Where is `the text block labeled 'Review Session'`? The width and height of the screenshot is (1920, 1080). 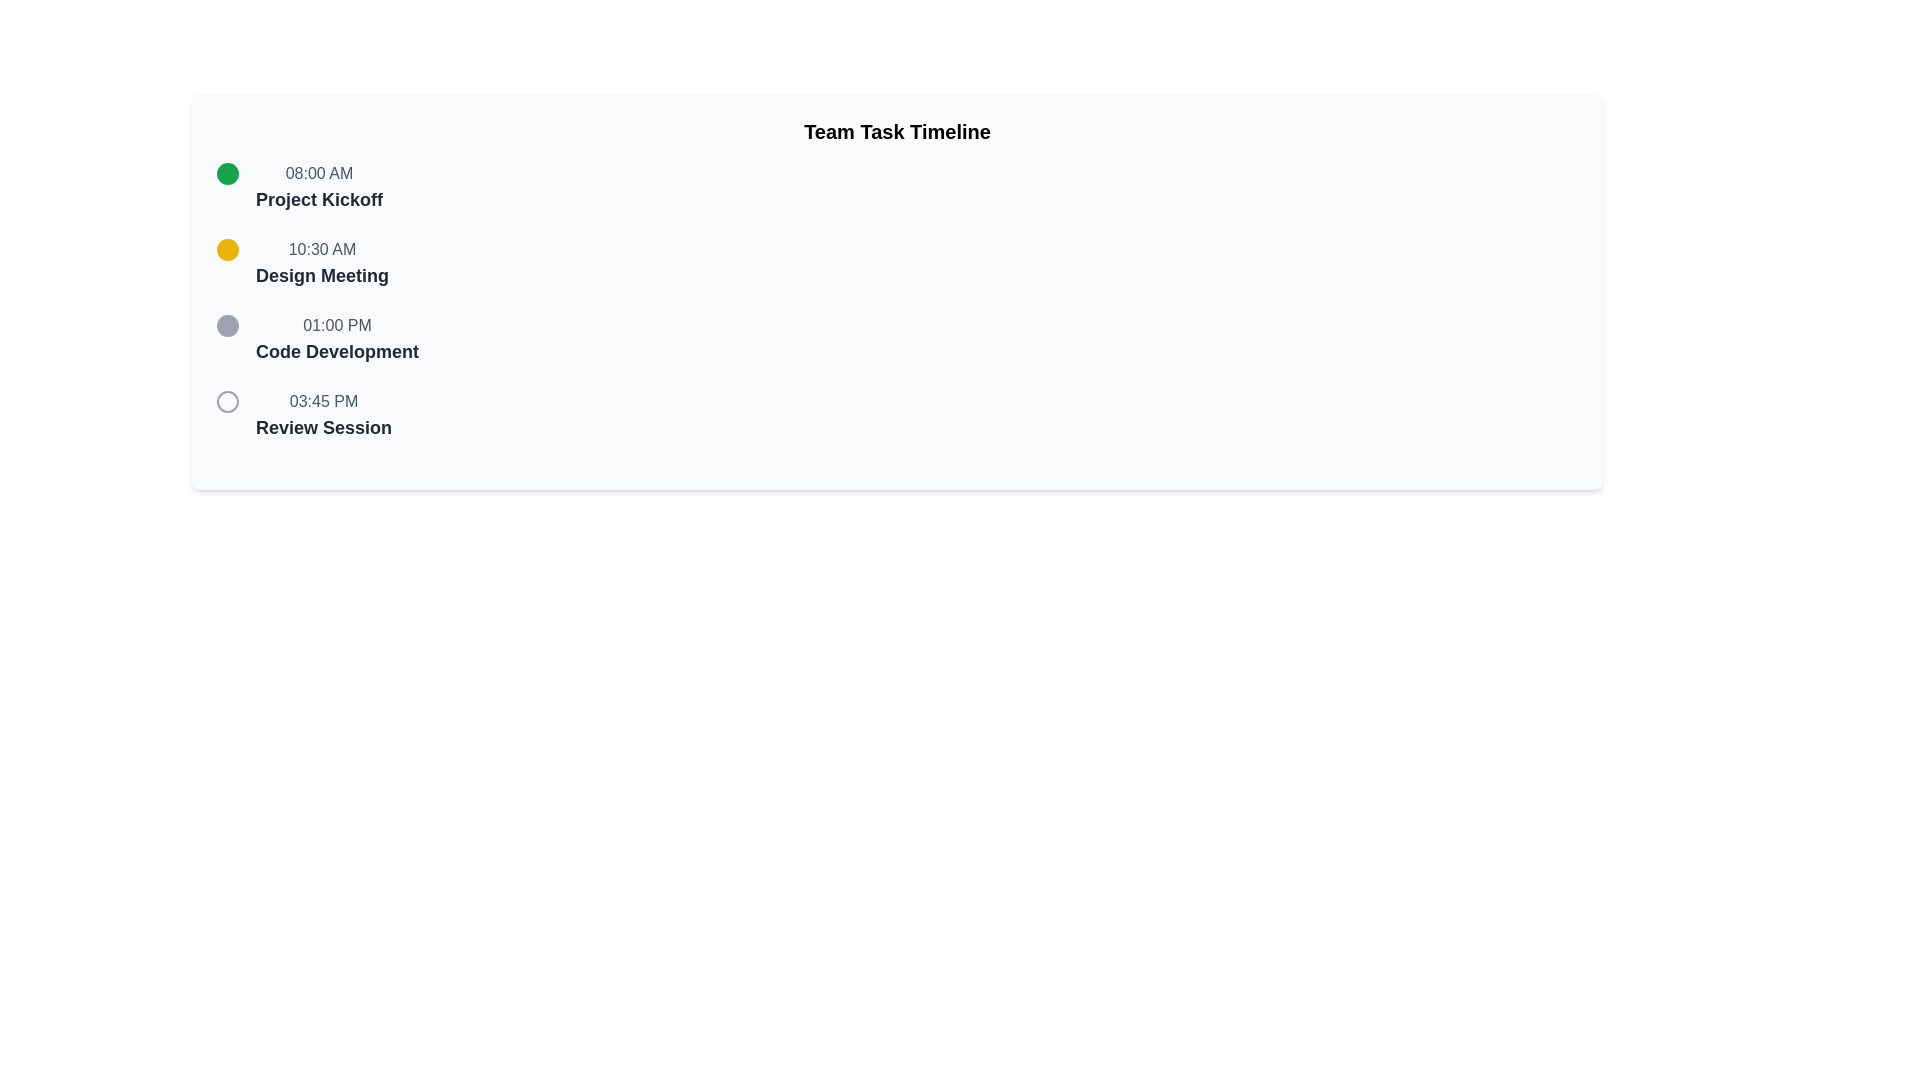 the text block labeled 'Review Session' is located at coordinates (324, 415).